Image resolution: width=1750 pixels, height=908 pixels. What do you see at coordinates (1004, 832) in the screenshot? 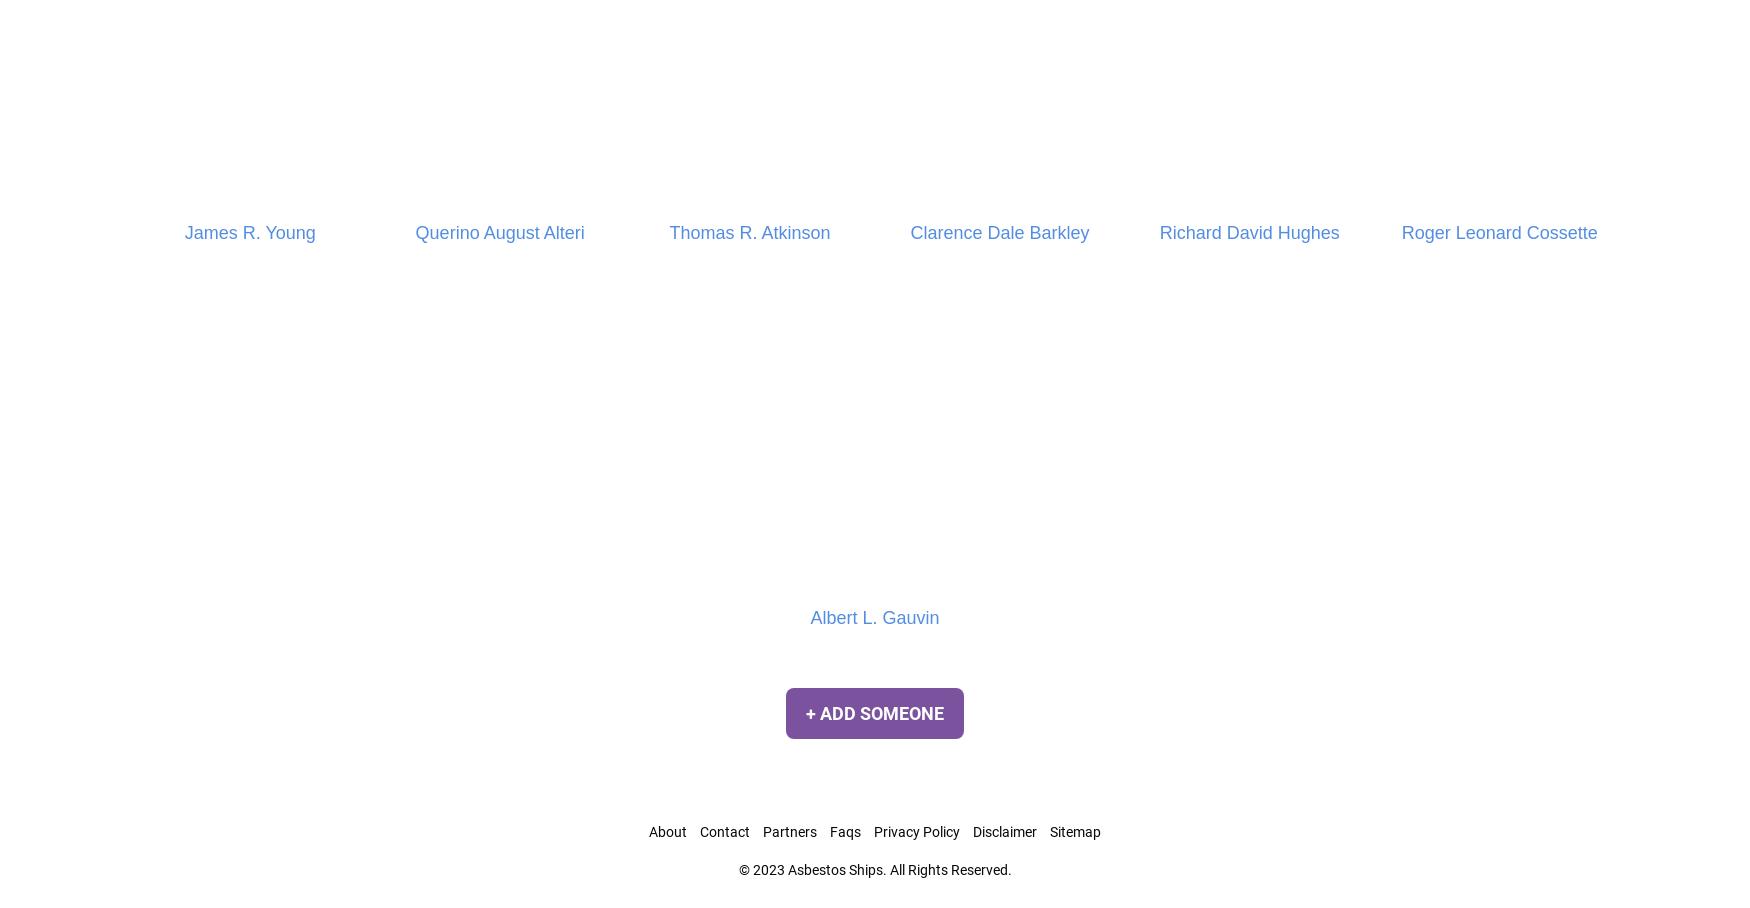
I see `'Disclaimer'` at bounding box center [1004, 832].